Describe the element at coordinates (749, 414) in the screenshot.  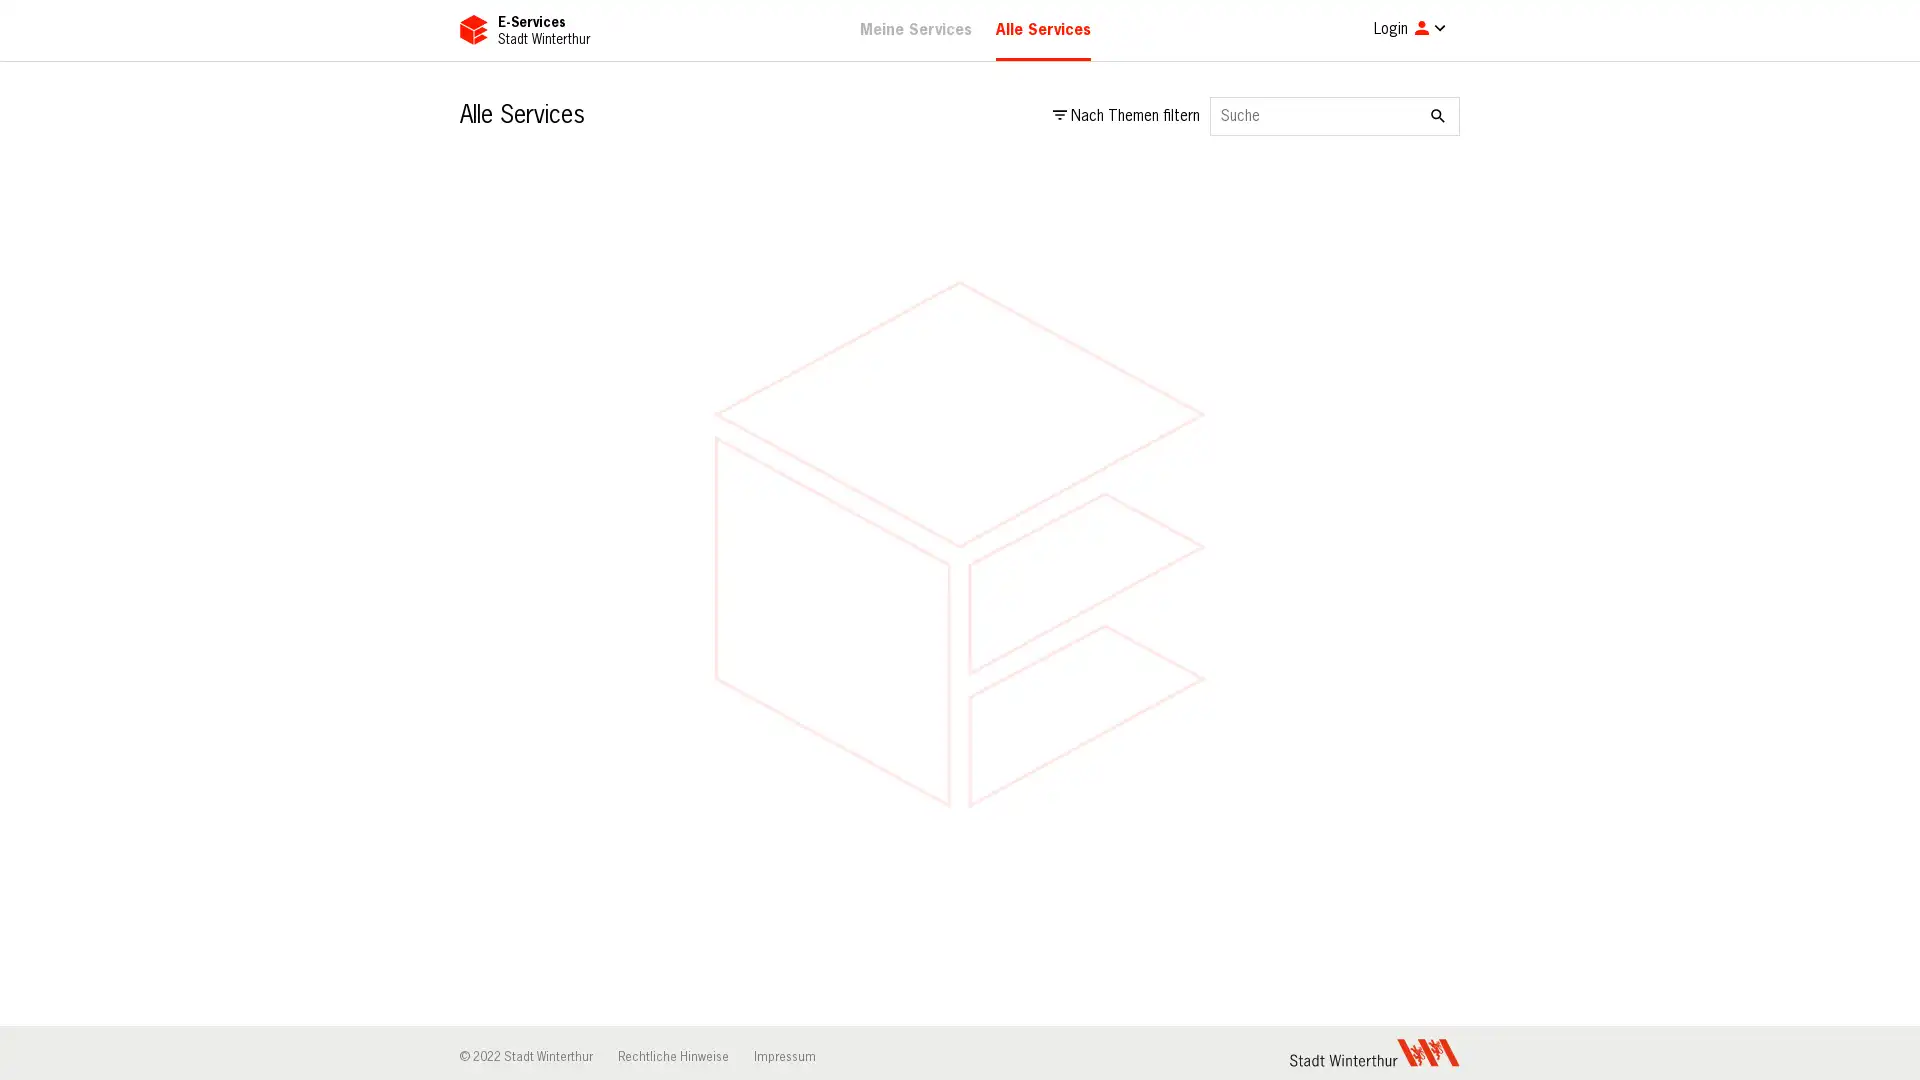
I see `Service Adressauskunft zu Meine Services hinzufugen` at that location.